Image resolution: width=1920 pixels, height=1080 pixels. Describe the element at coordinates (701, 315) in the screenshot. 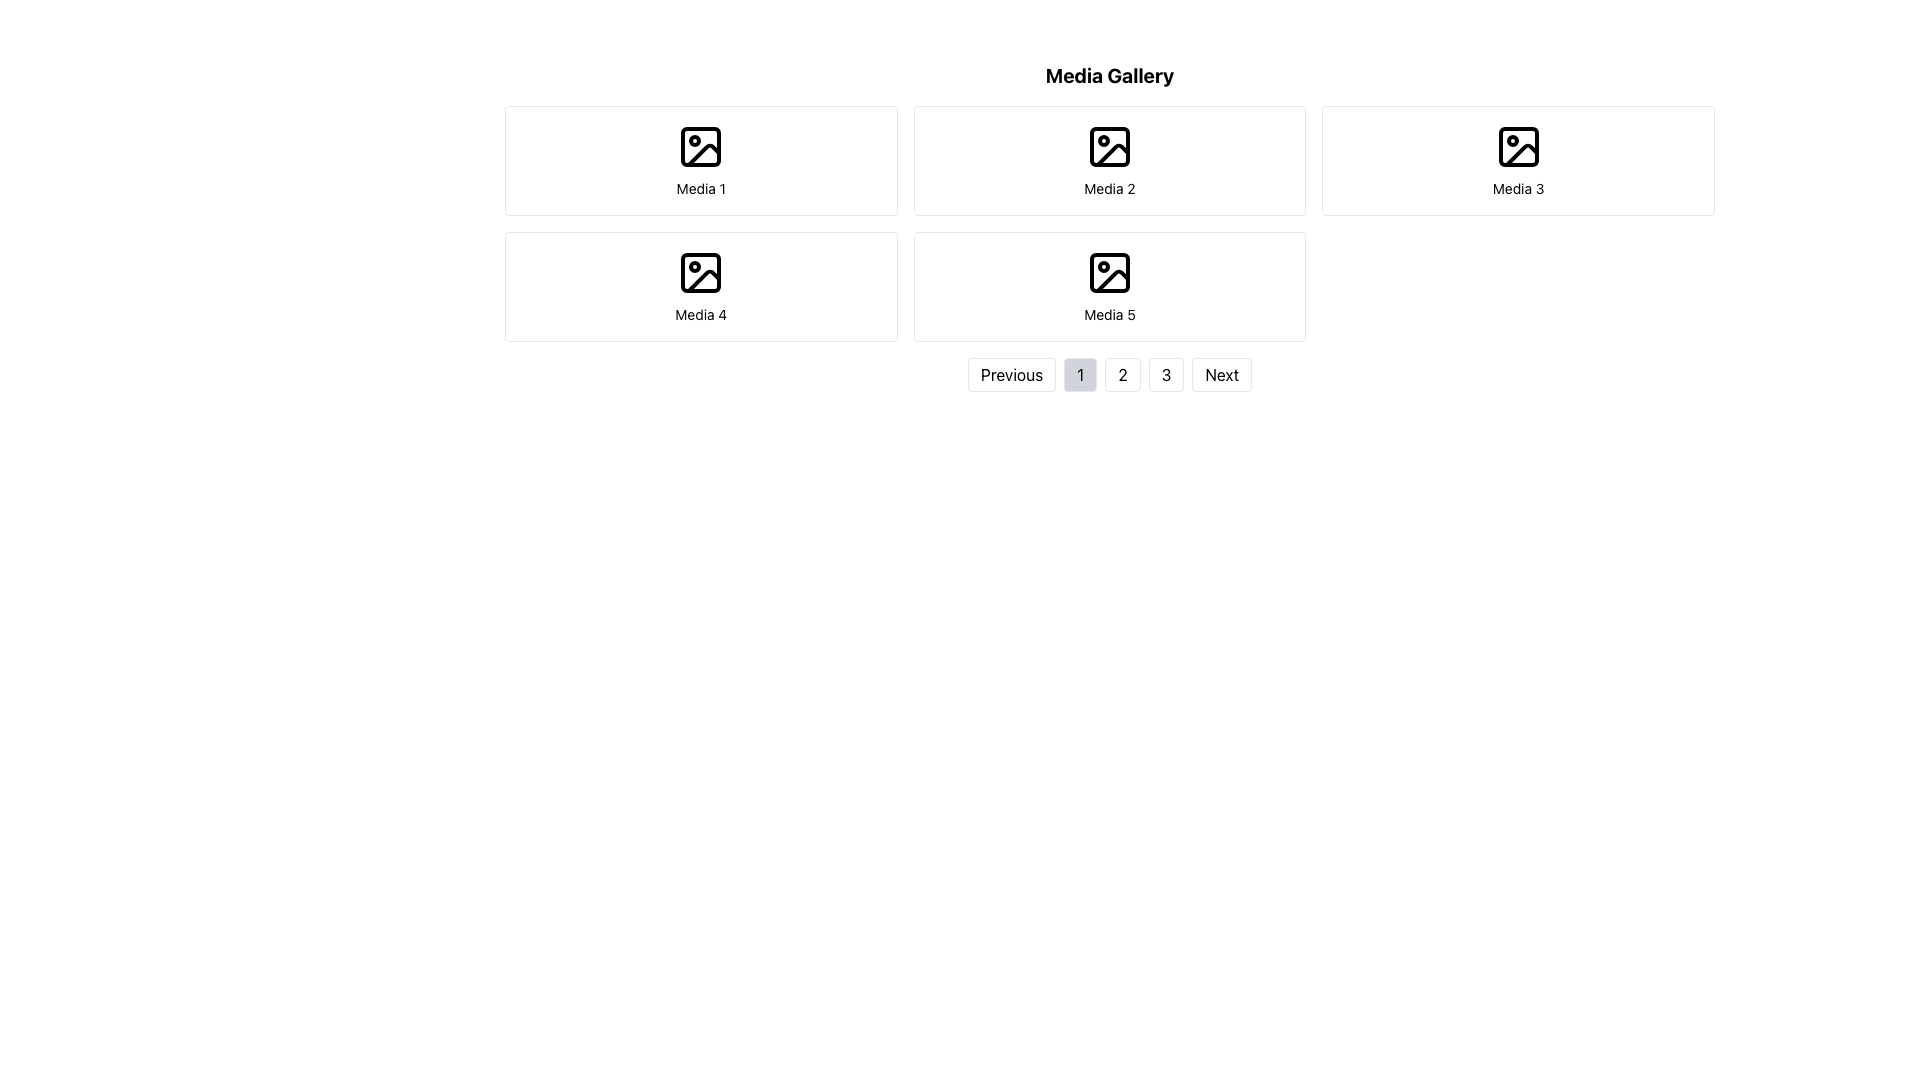

I see `the static text label marking it as 'Media 4' located in the fourth card of a 2x3 grid arrangement` at that location.